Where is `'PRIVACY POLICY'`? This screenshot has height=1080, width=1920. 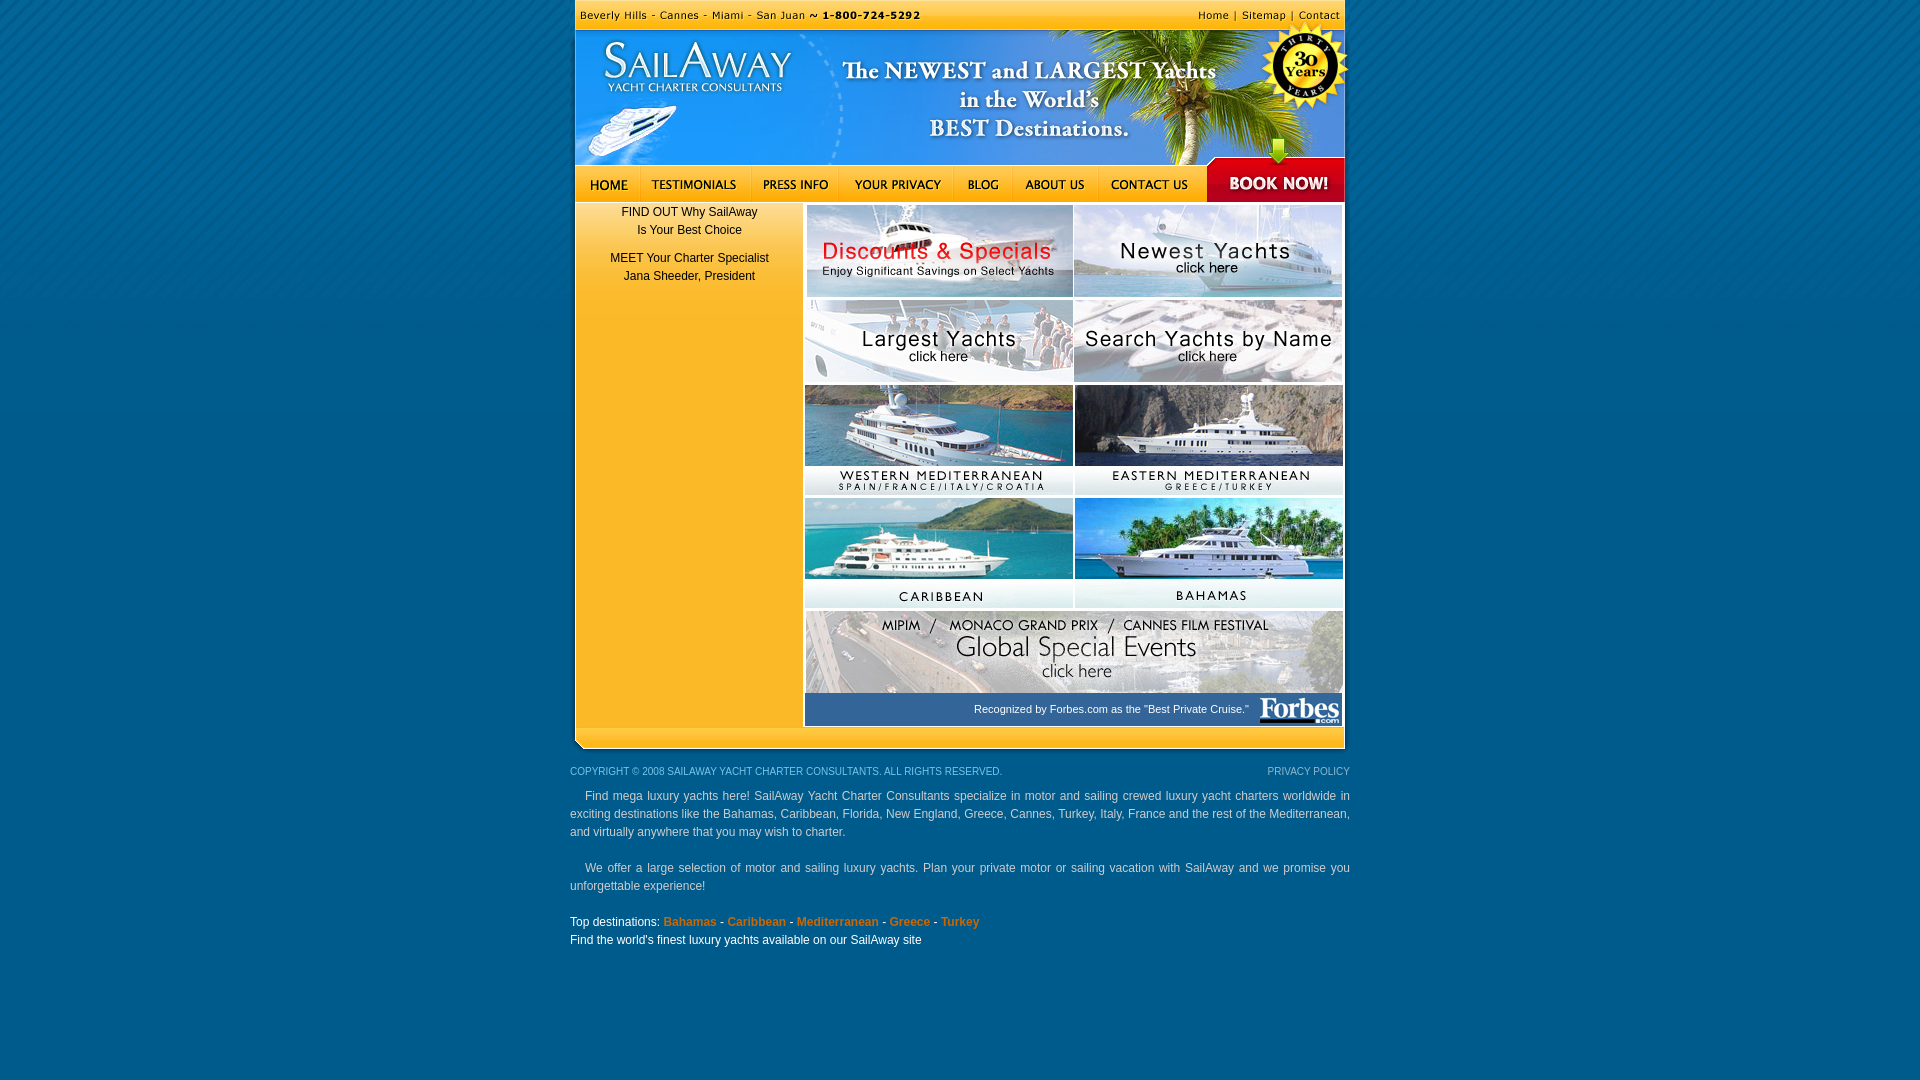 'PRIVACY POLICY' is located at coordinates (1309, 770).